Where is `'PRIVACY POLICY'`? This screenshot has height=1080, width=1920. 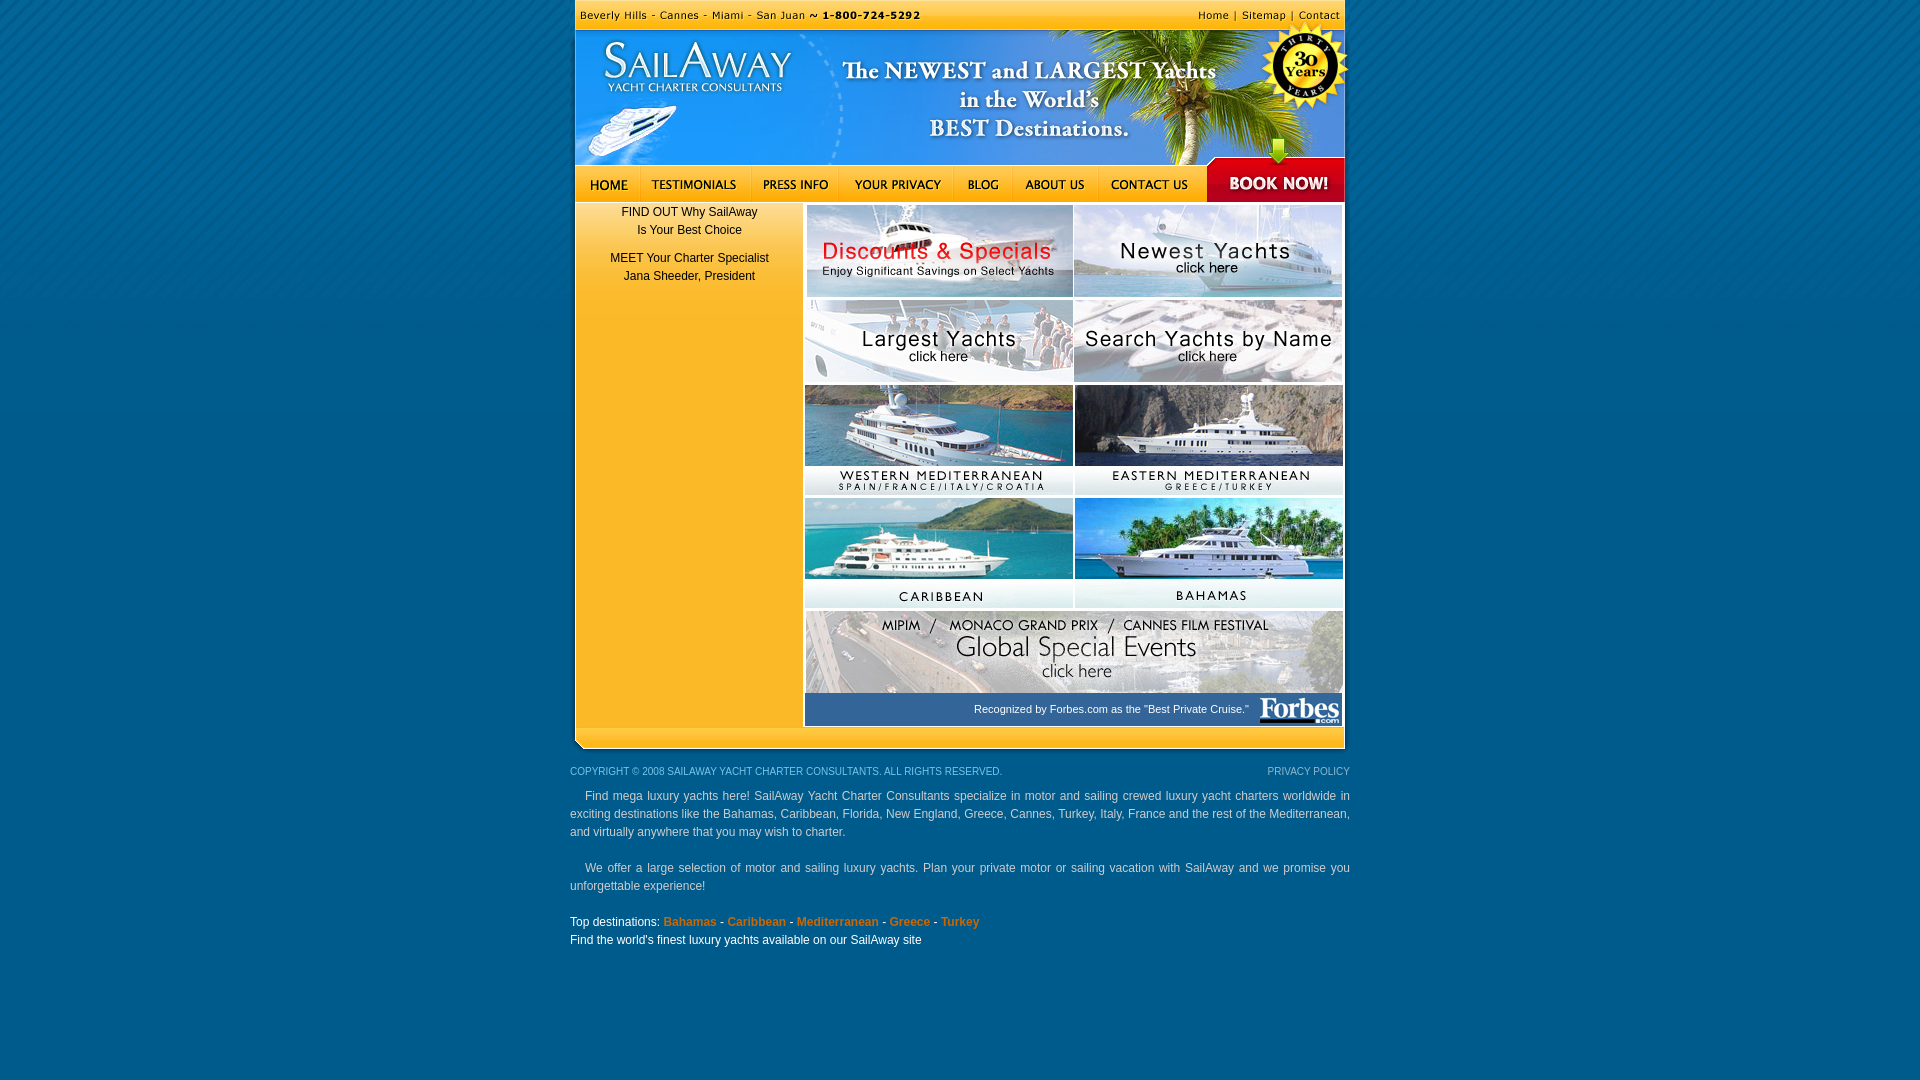 'PRIVACY POLICY' is located at coordinates (1309, 770).